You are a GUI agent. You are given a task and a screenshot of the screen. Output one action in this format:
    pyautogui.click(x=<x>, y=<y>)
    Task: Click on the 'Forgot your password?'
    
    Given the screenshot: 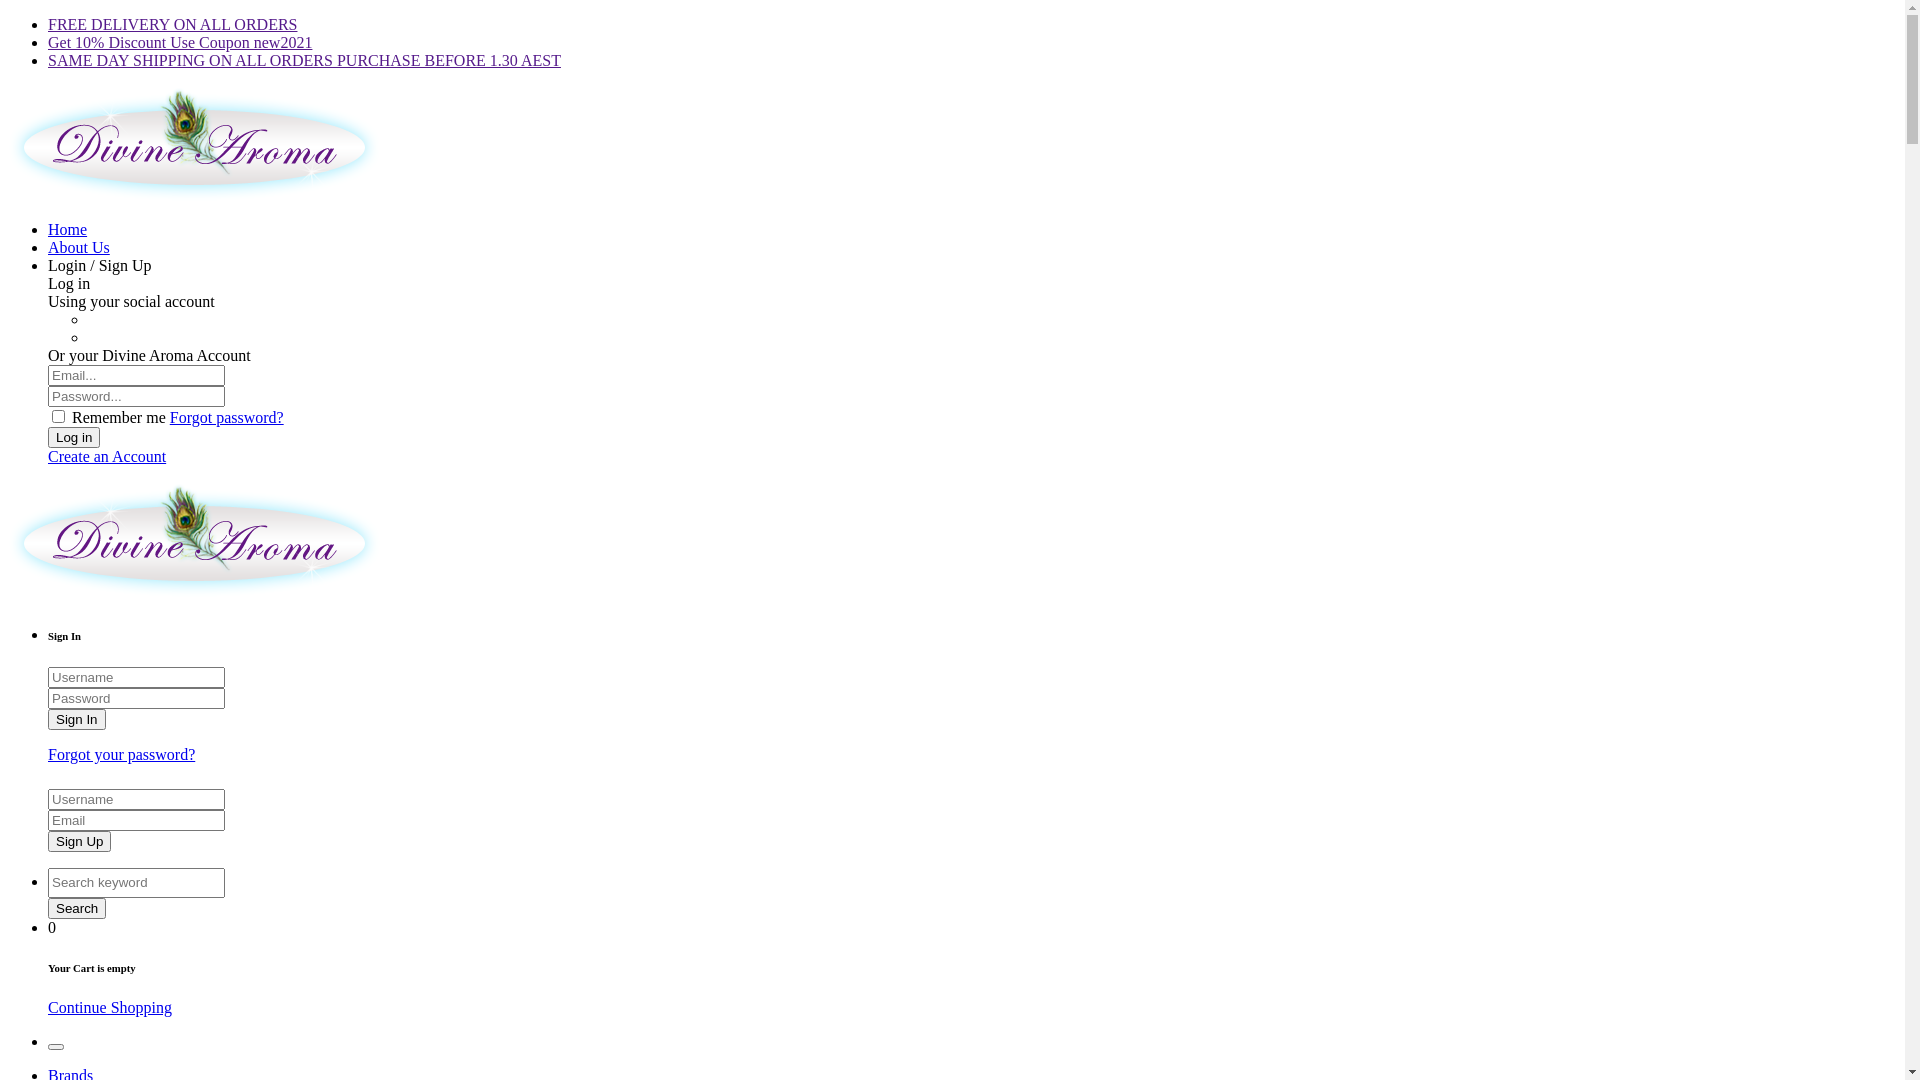 What is the action you would take?
    pyautogui.click(x=120, y=754)
    